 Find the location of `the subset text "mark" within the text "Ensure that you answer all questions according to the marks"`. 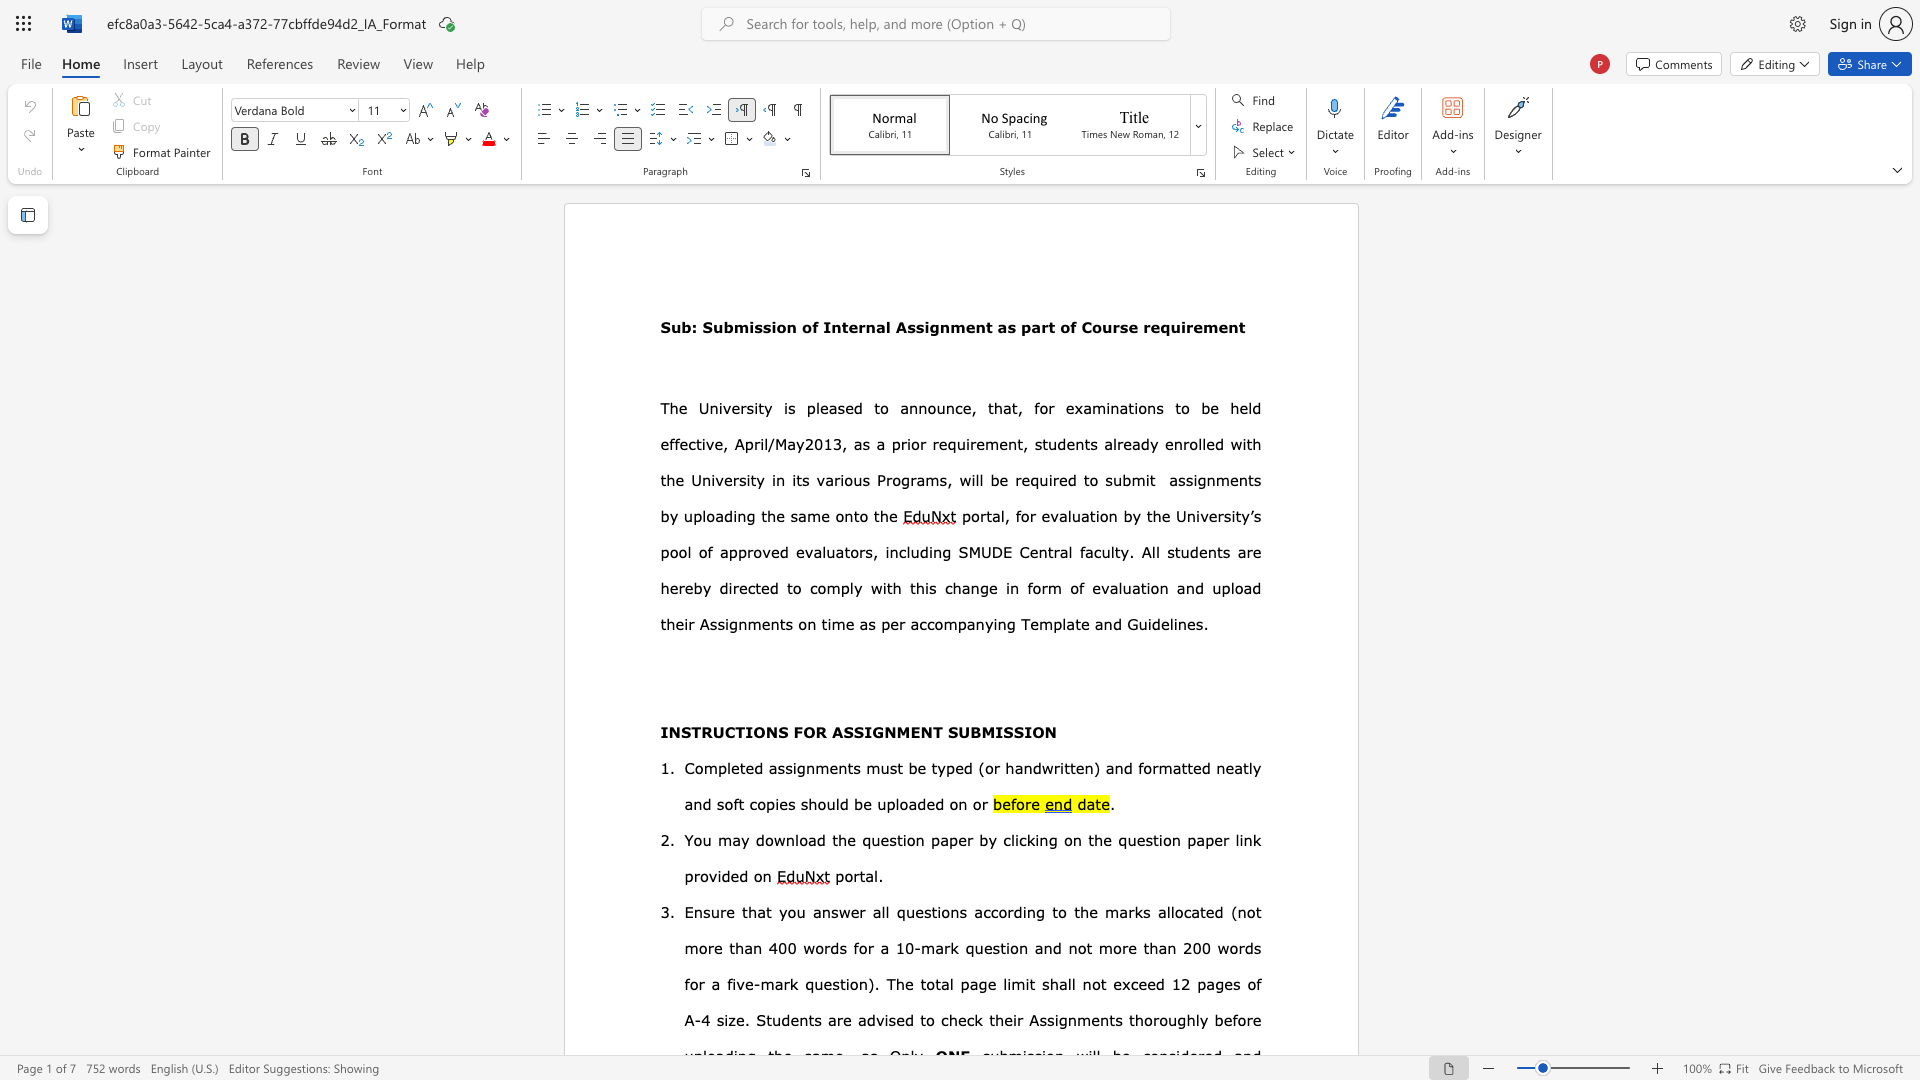

the subset text "mark" within the text "Ensure that you answer all questions according to the marks" is located at coordinates (1104, 911).